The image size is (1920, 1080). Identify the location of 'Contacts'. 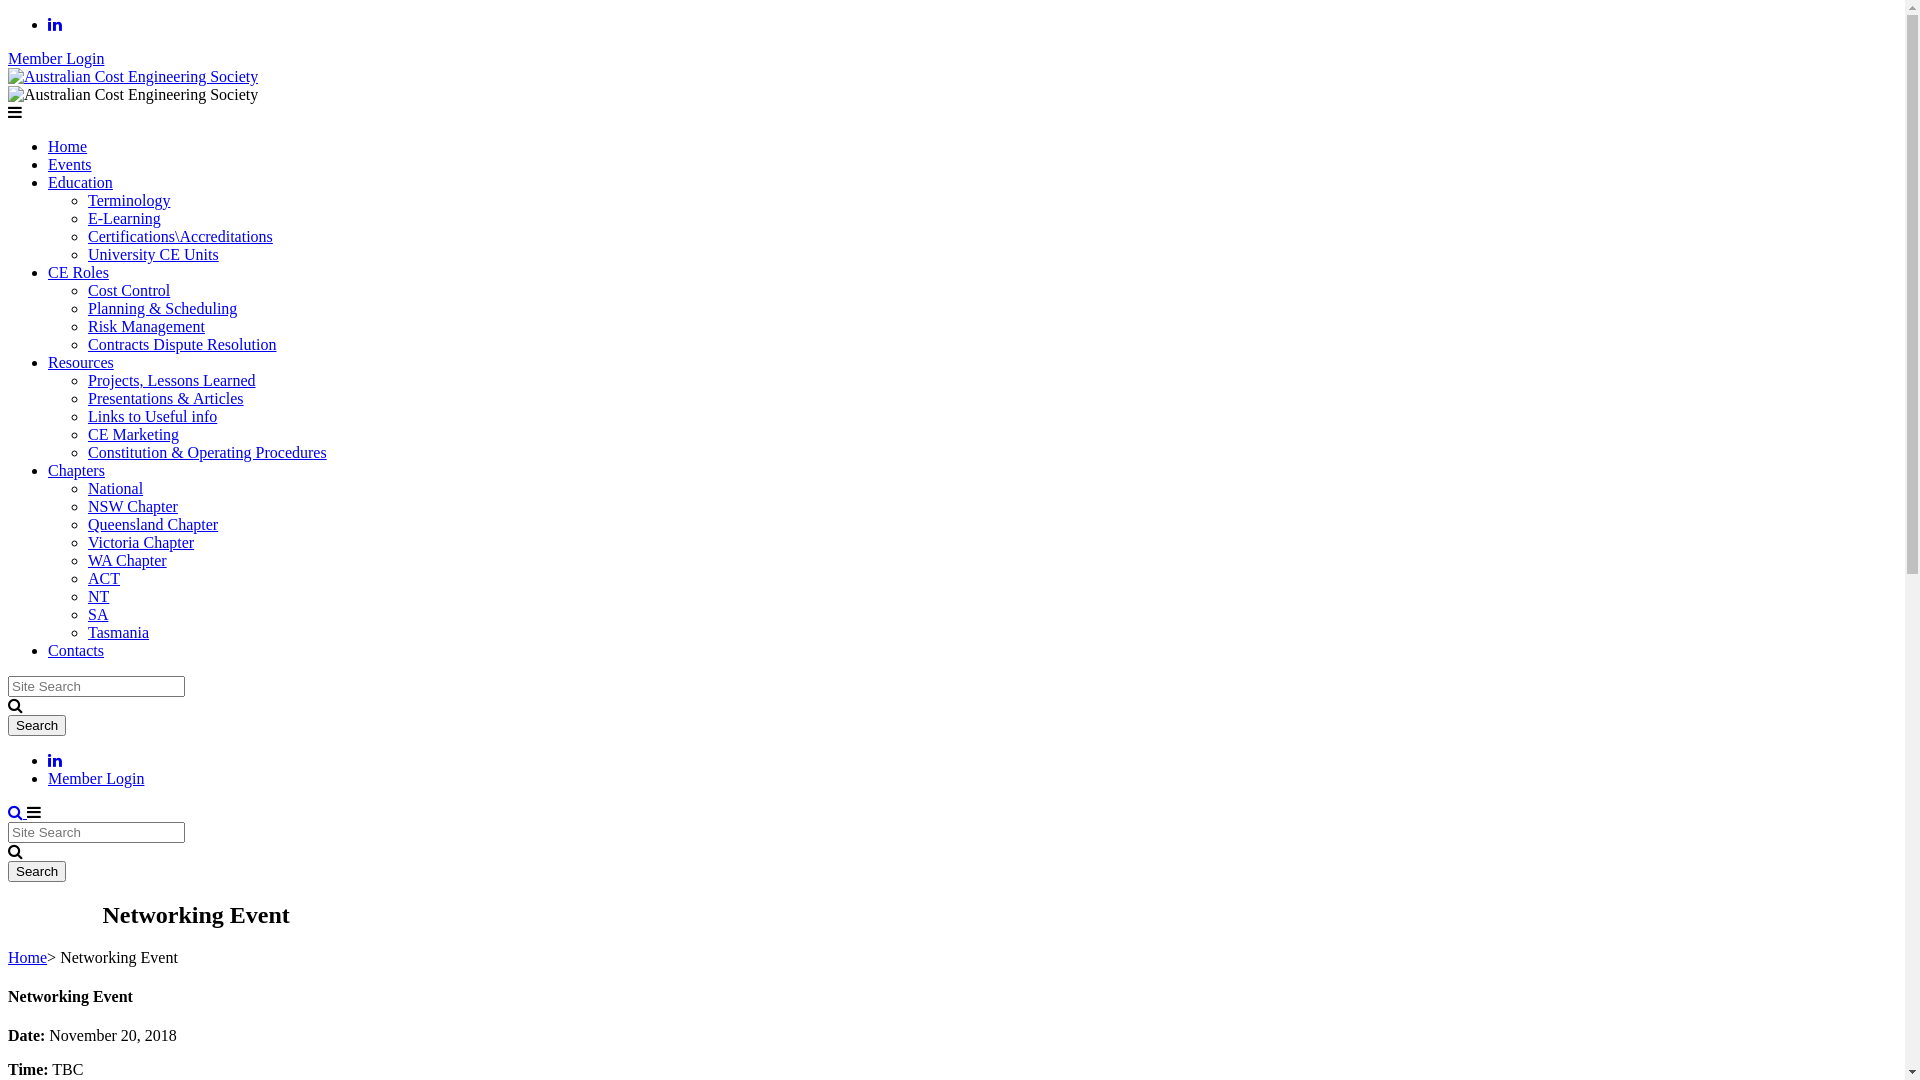
(76, 650).